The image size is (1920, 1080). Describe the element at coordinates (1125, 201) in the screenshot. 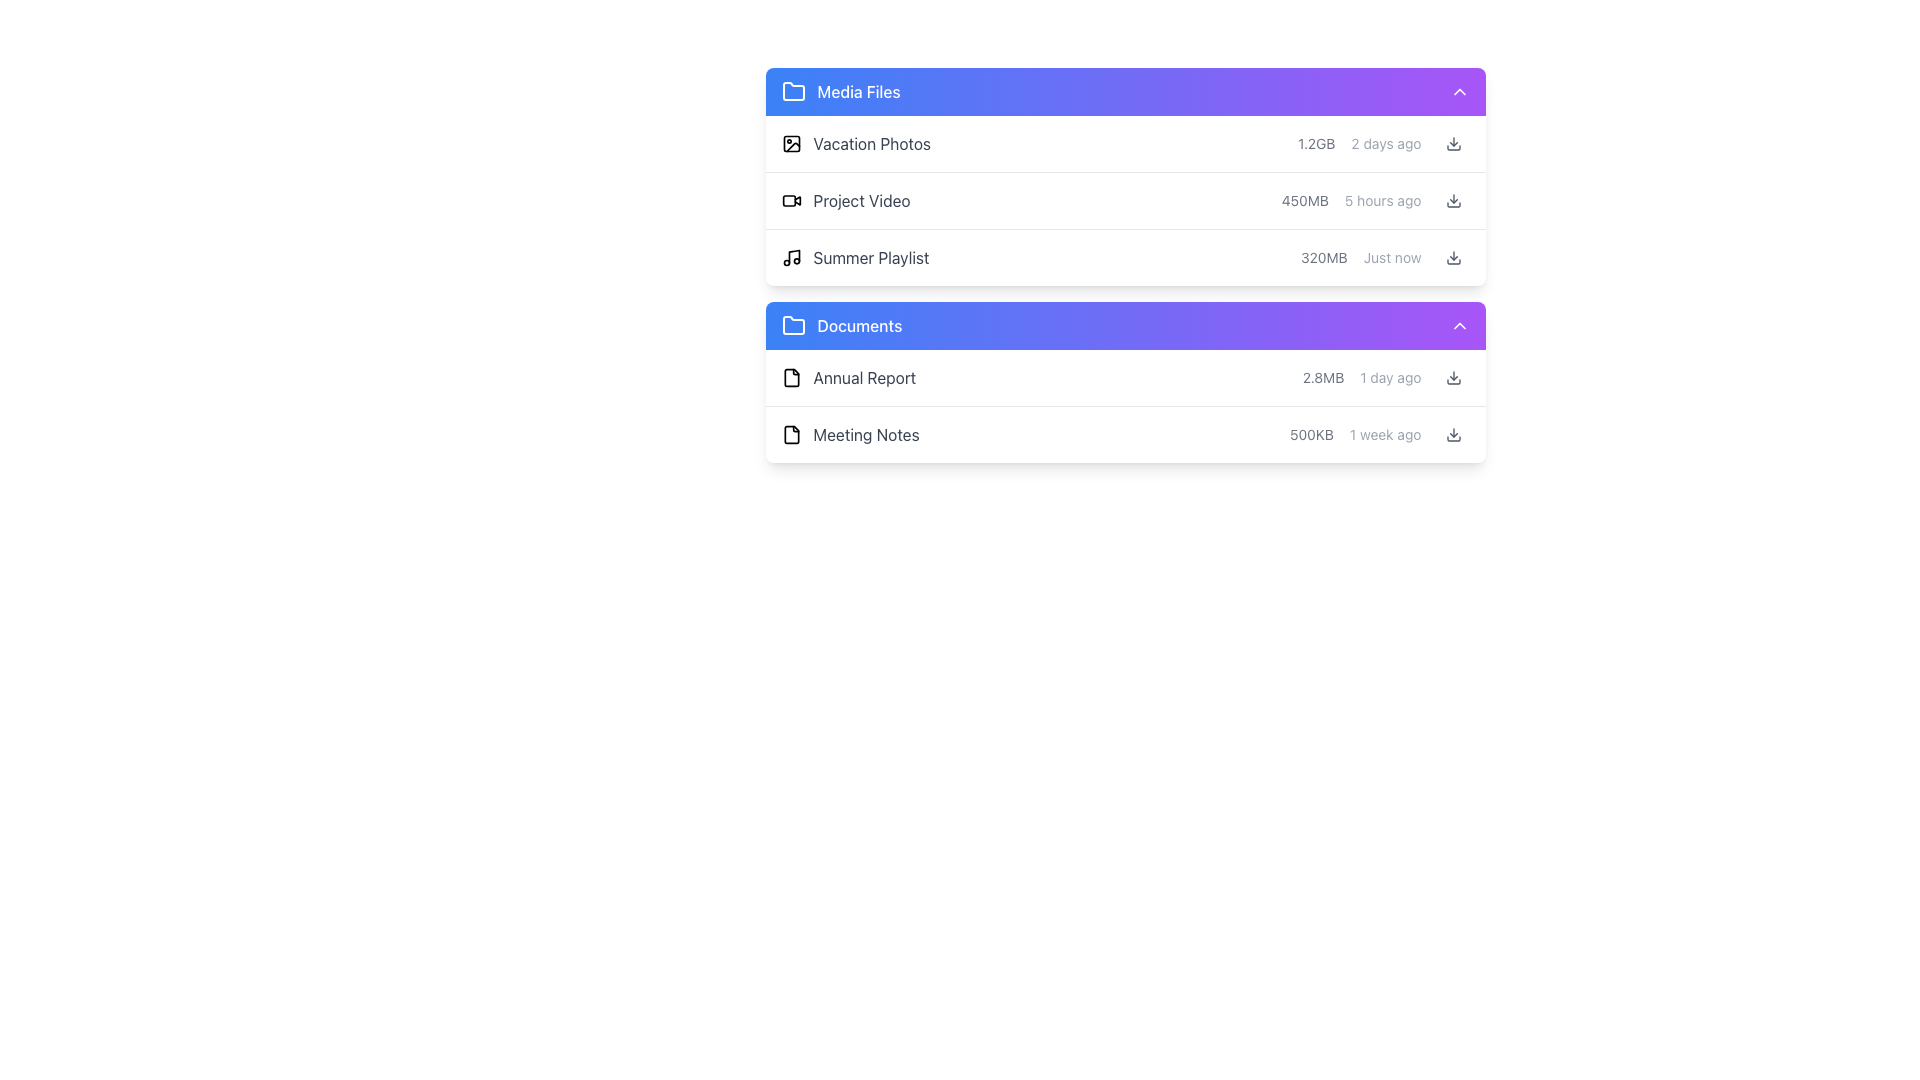

I see `text details of the list item labeled 'Project Video', which is the second row under the 'Media Files' section` at that location.